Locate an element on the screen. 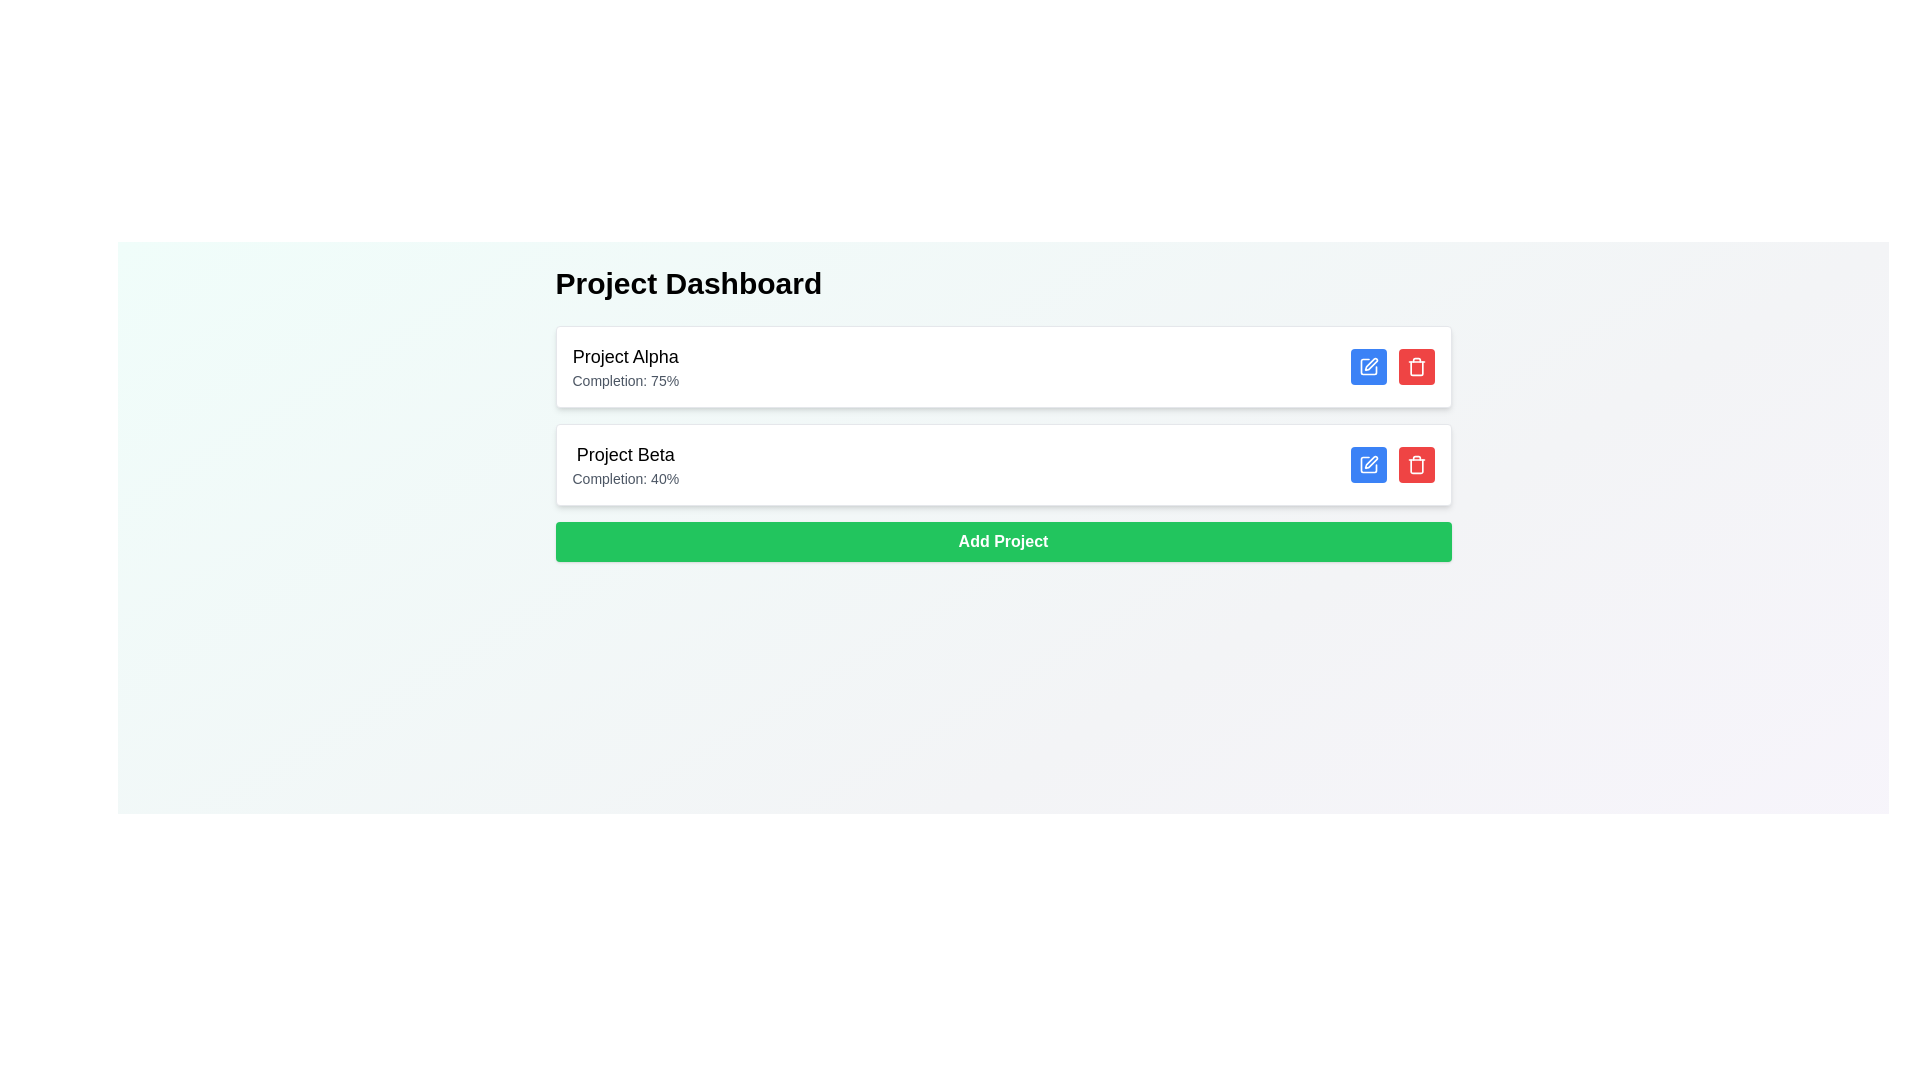 The image size is (1920, 1080). the horizontal button group for managing the project in the 'Project Alpha' card, located at the right side of the card, which contains buttons for editing and deleting the project is located at coordinates (1391, 366).